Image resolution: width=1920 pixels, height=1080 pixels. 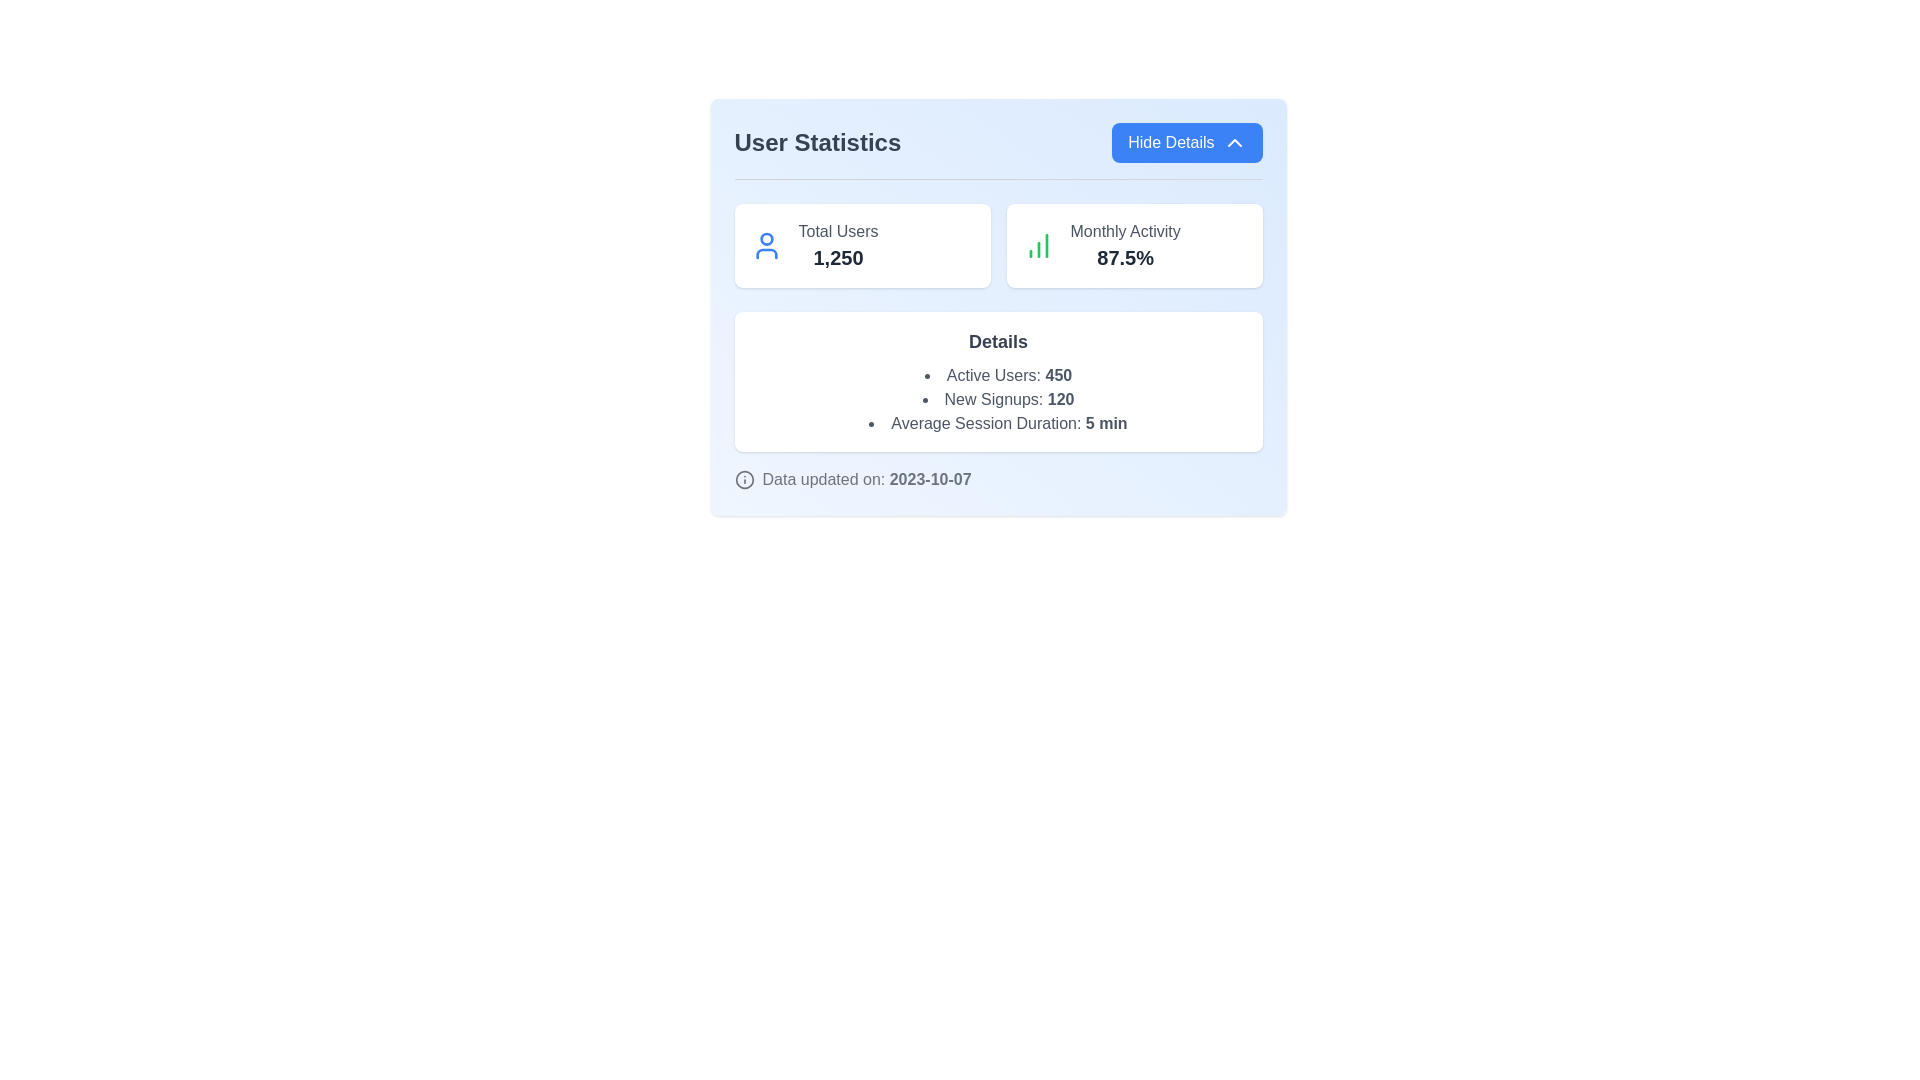 I want to click on the chevron-up icon, which is white on a blue background, located to the right of the 'Hide Details' button, so click(x=1233, y=141).